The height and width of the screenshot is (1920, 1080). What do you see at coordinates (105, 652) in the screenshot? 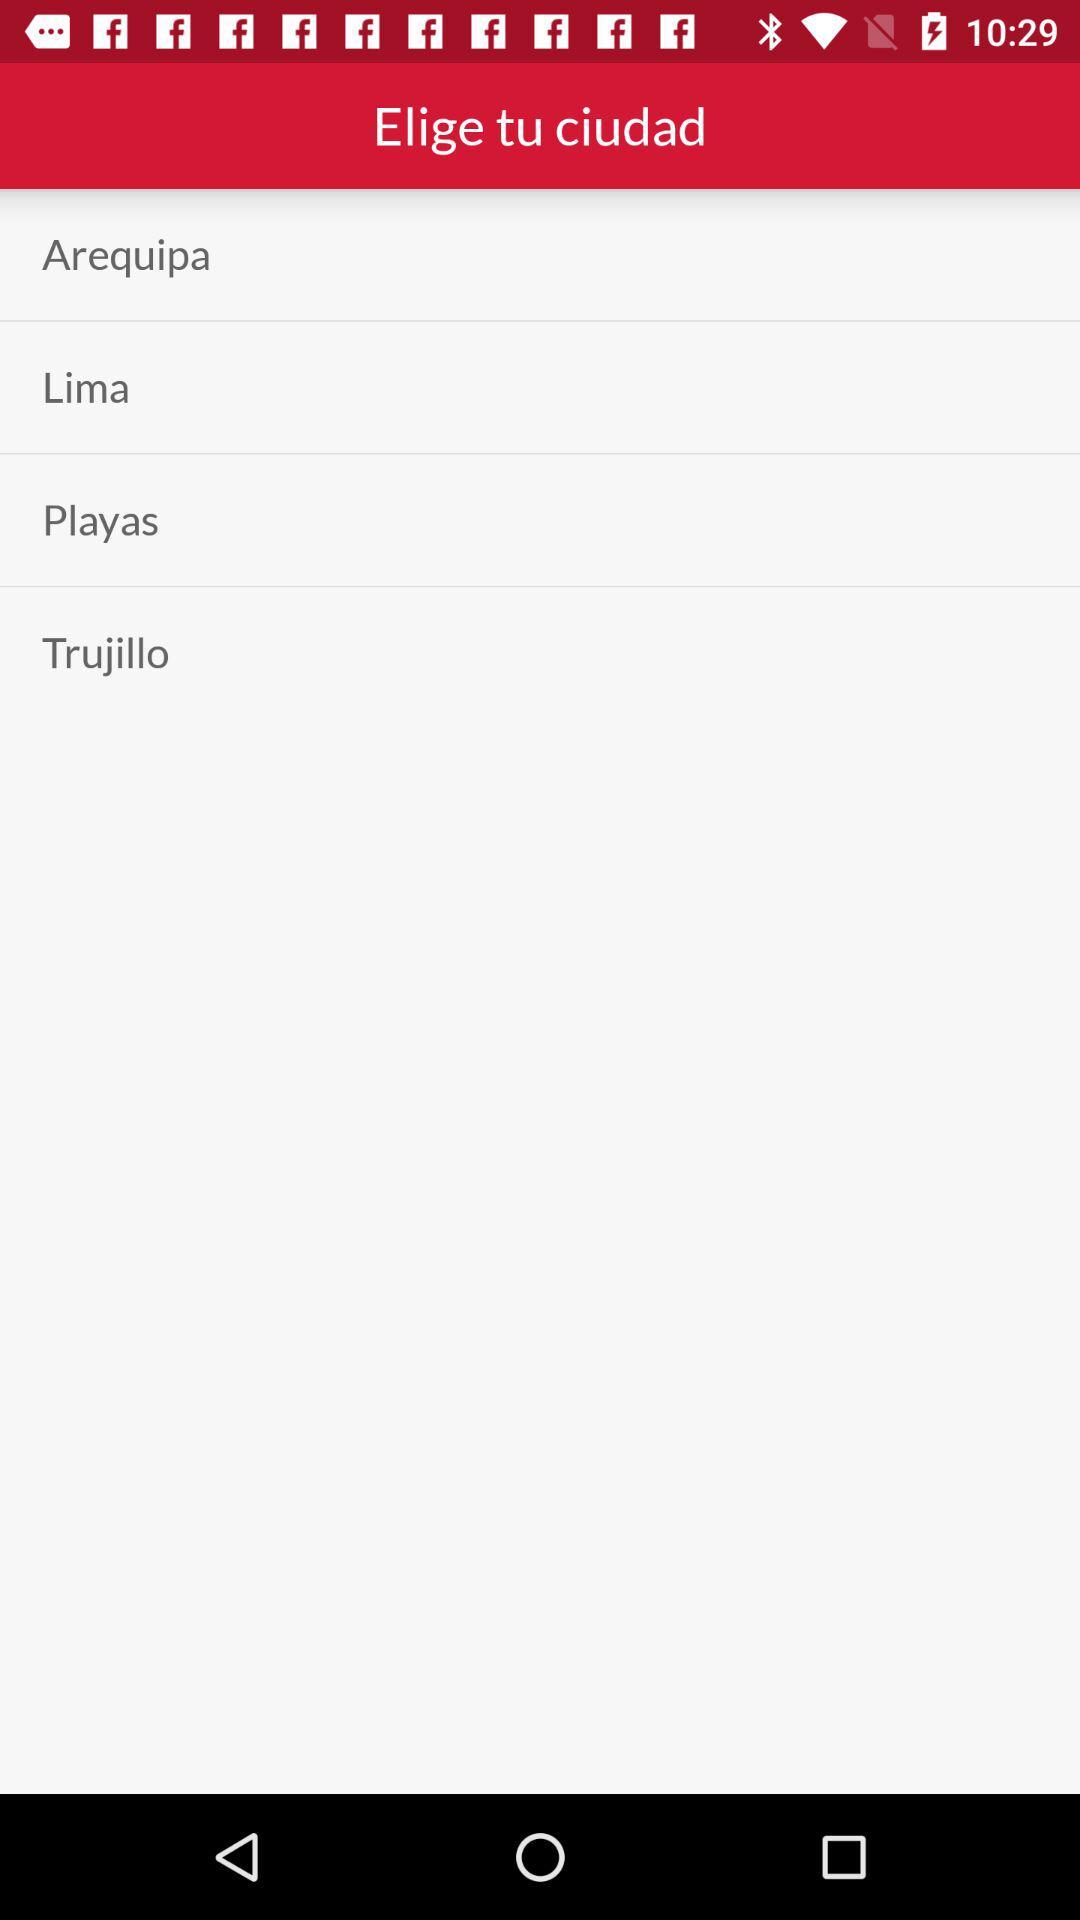
I see `the trujillo` at bounding box center [105, 652].